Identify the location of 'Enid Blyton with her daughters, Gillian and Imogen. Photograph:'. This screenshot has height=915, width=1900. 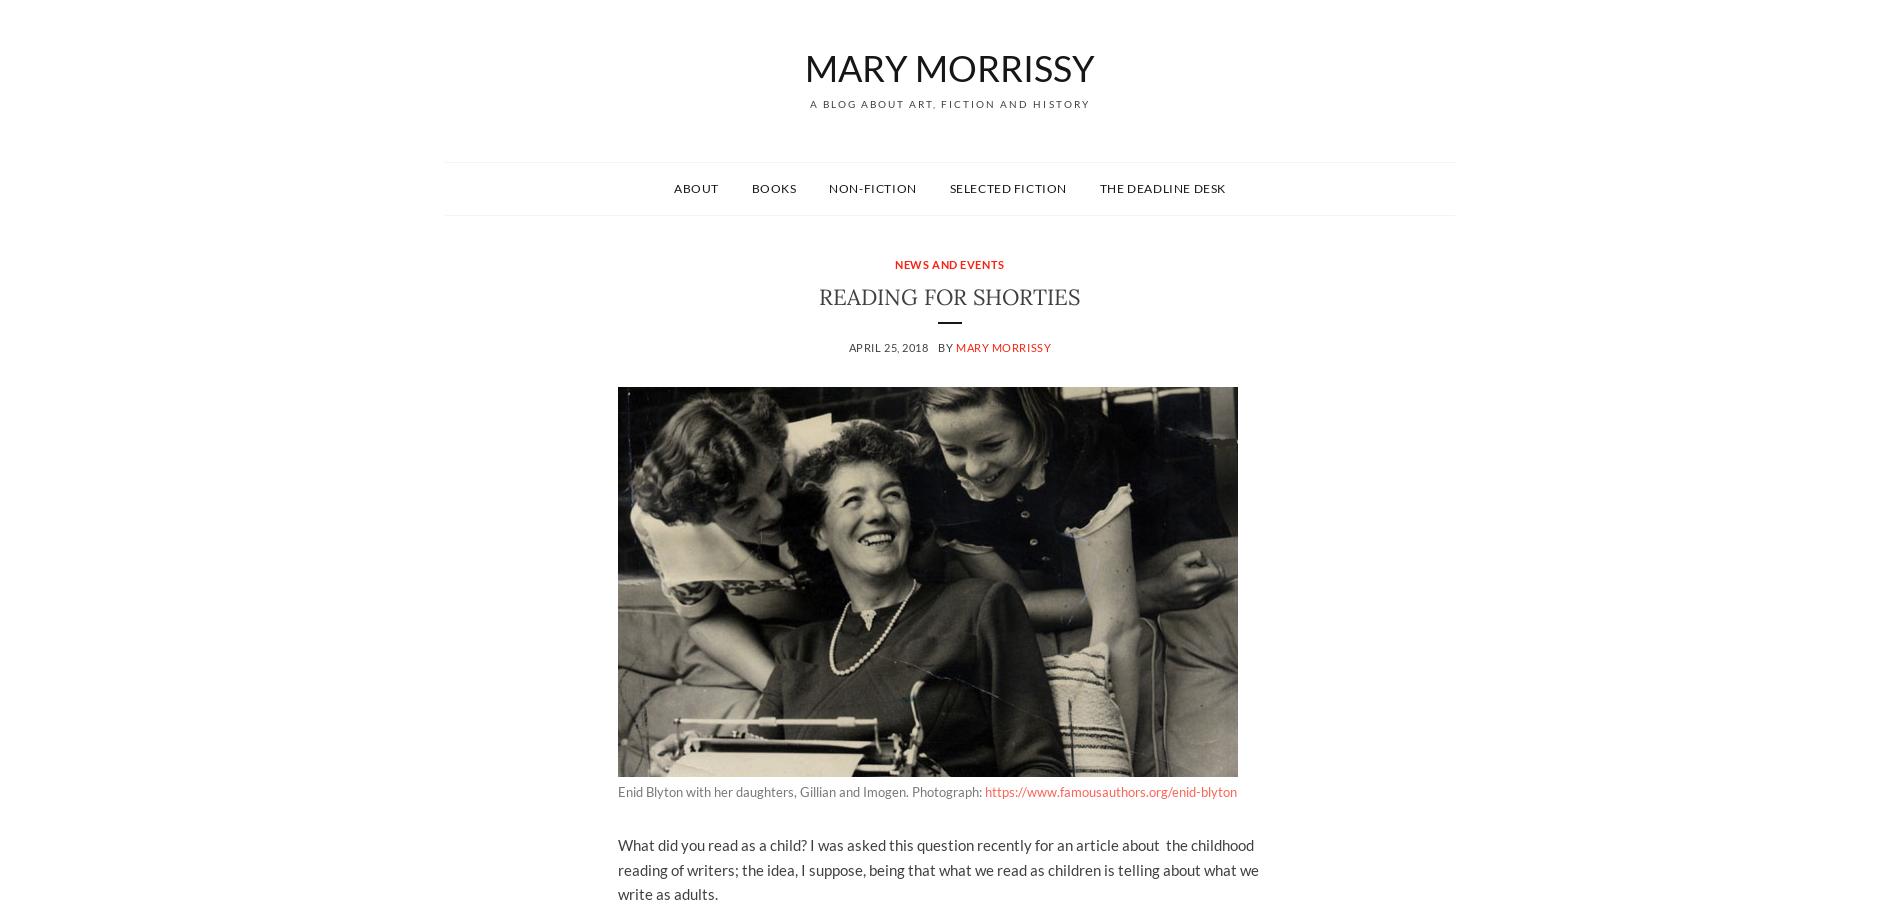
(800, 791).